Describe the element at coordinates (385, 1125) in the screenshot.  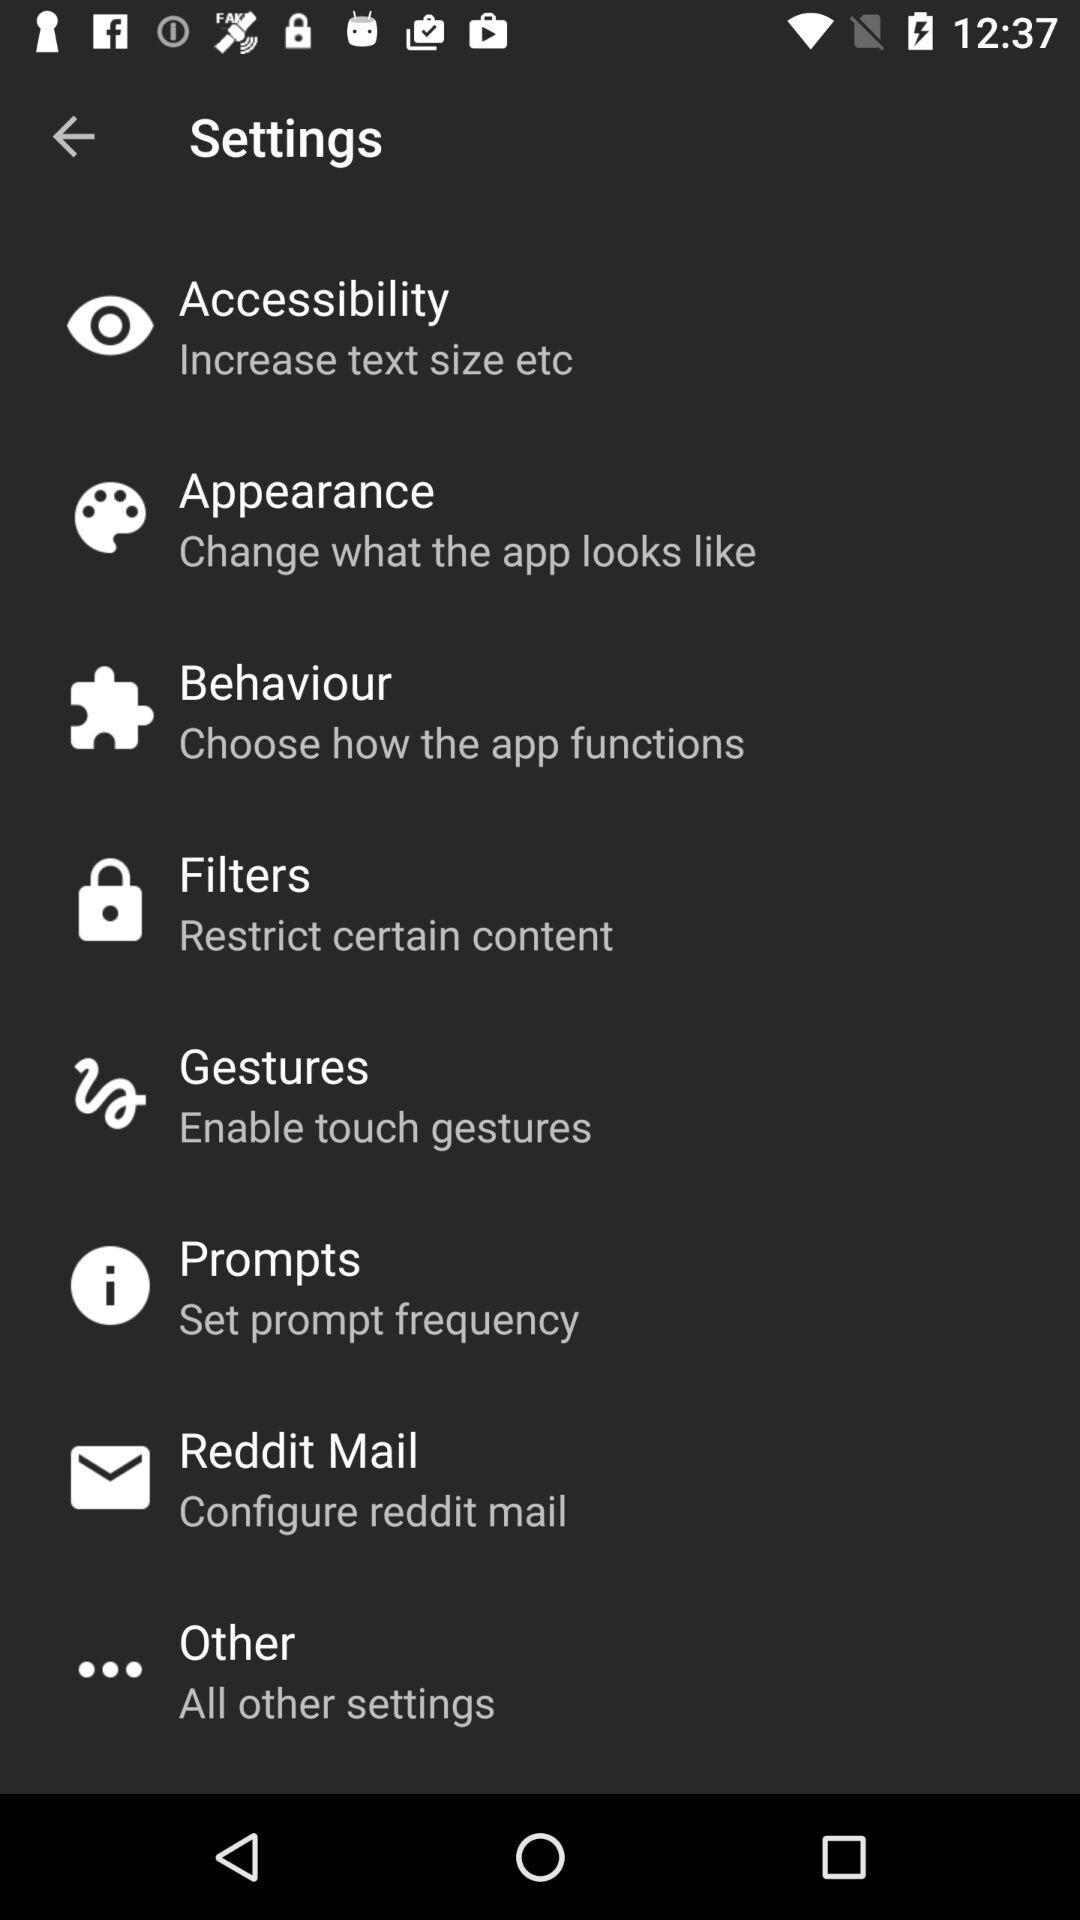
I see `the icon above prompts app` at that location.